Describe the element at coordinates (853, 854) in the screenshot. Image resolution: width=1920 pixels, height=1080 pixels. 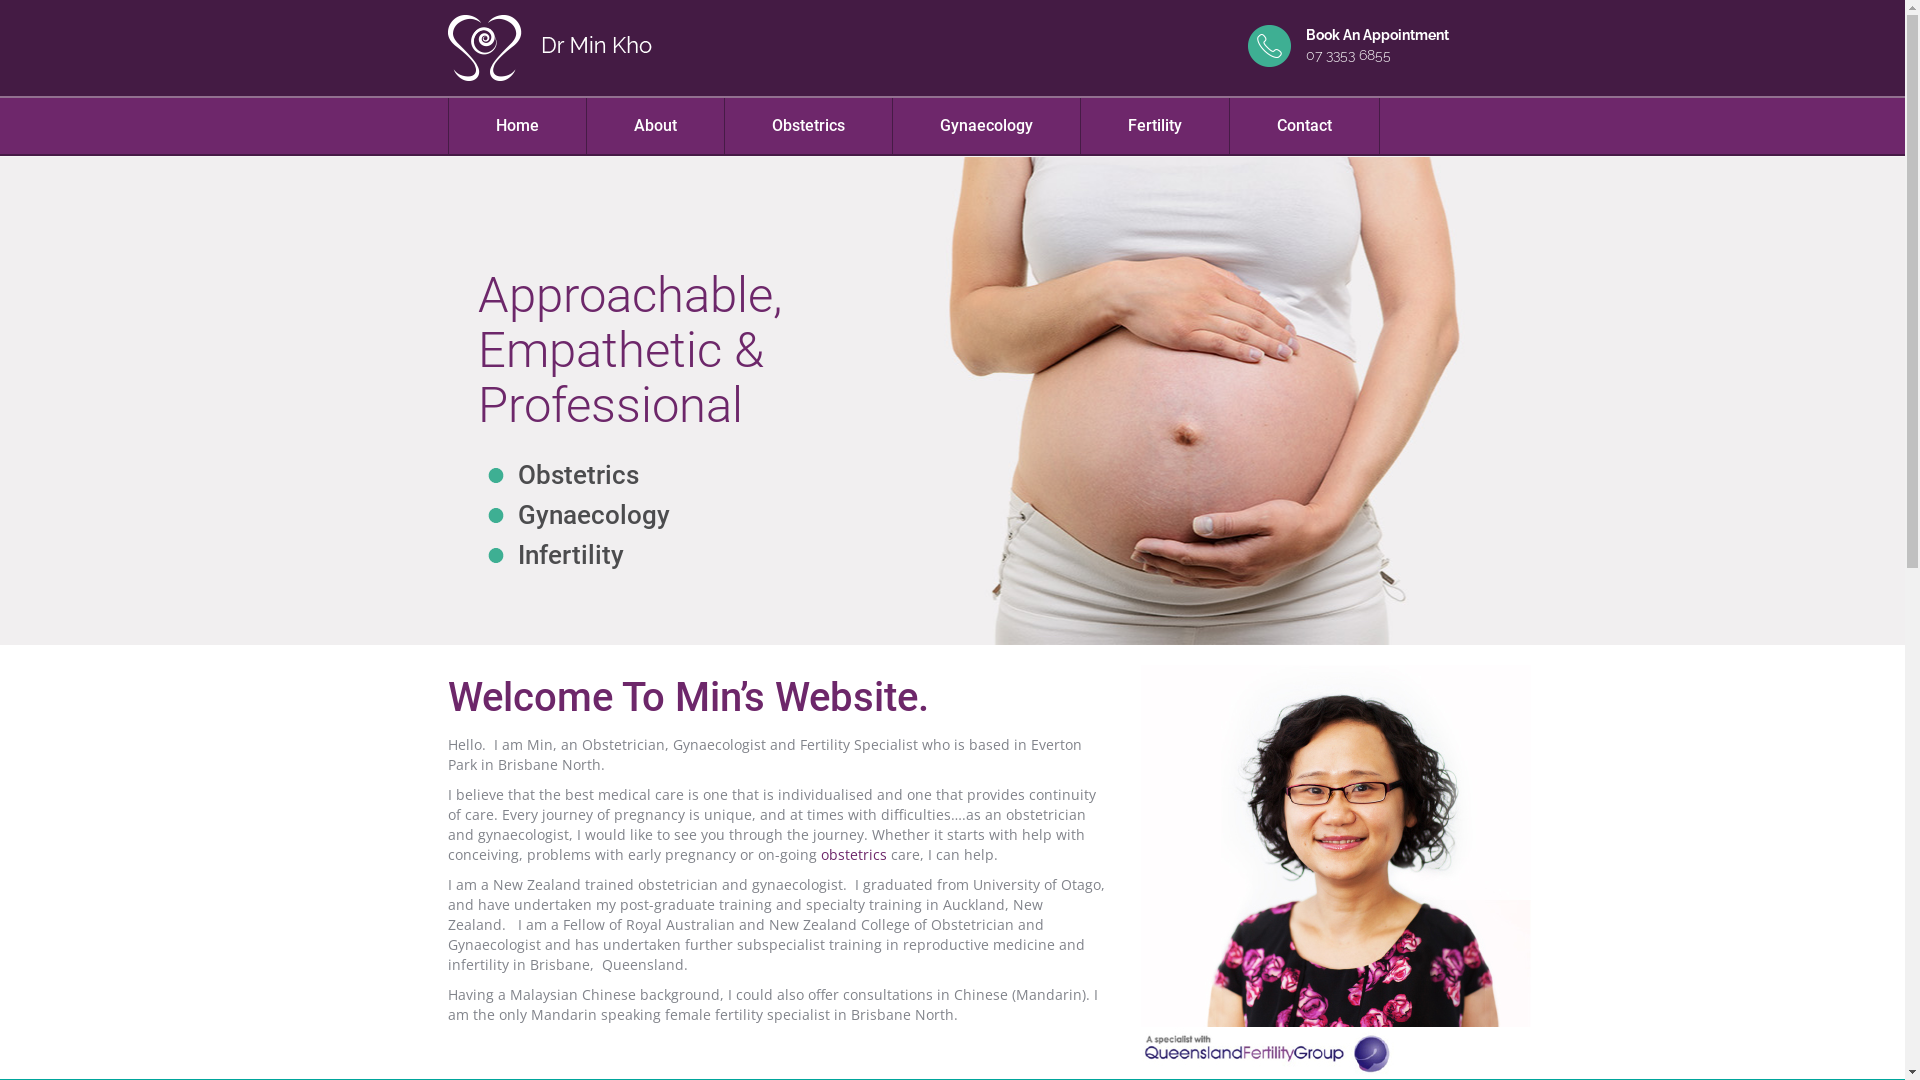
I see `'obstetrics'` at that location.